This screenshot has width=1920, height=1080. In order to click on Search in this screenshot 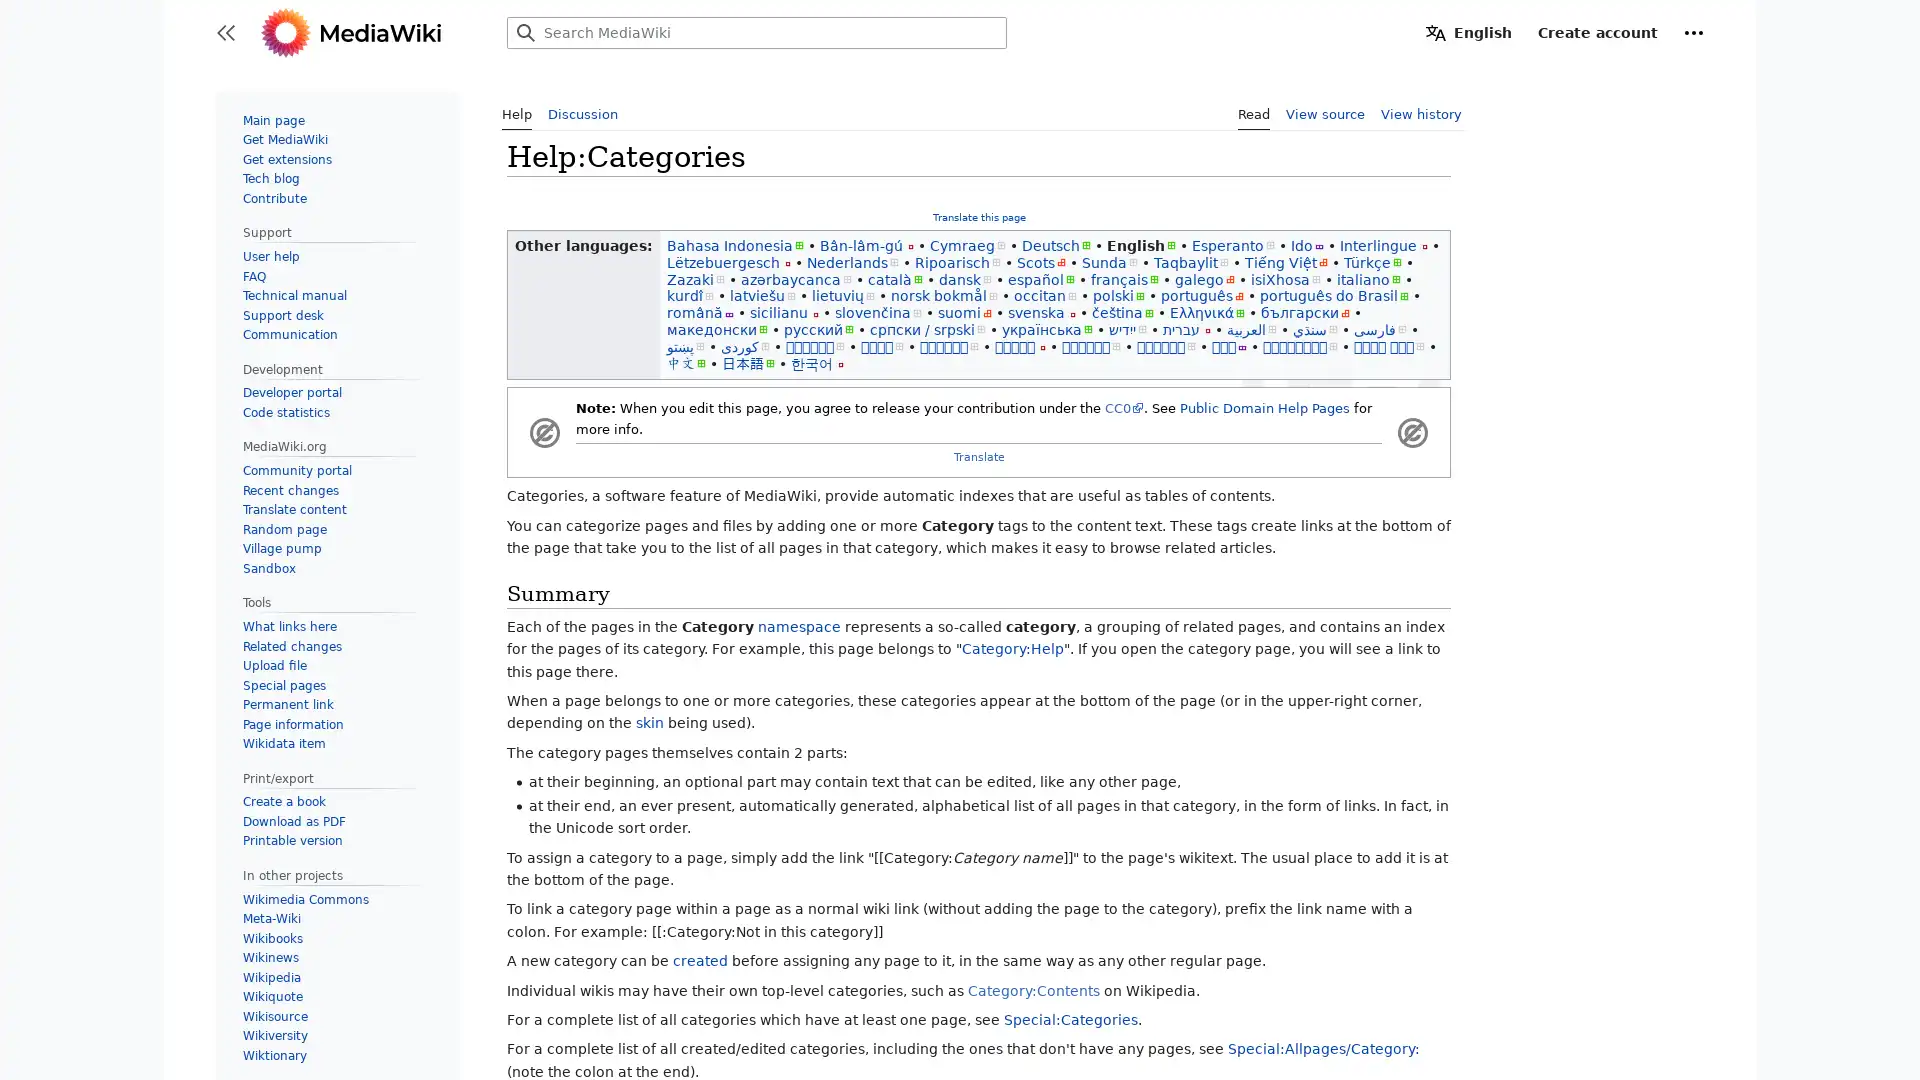, I will do `click(526, 33)`.